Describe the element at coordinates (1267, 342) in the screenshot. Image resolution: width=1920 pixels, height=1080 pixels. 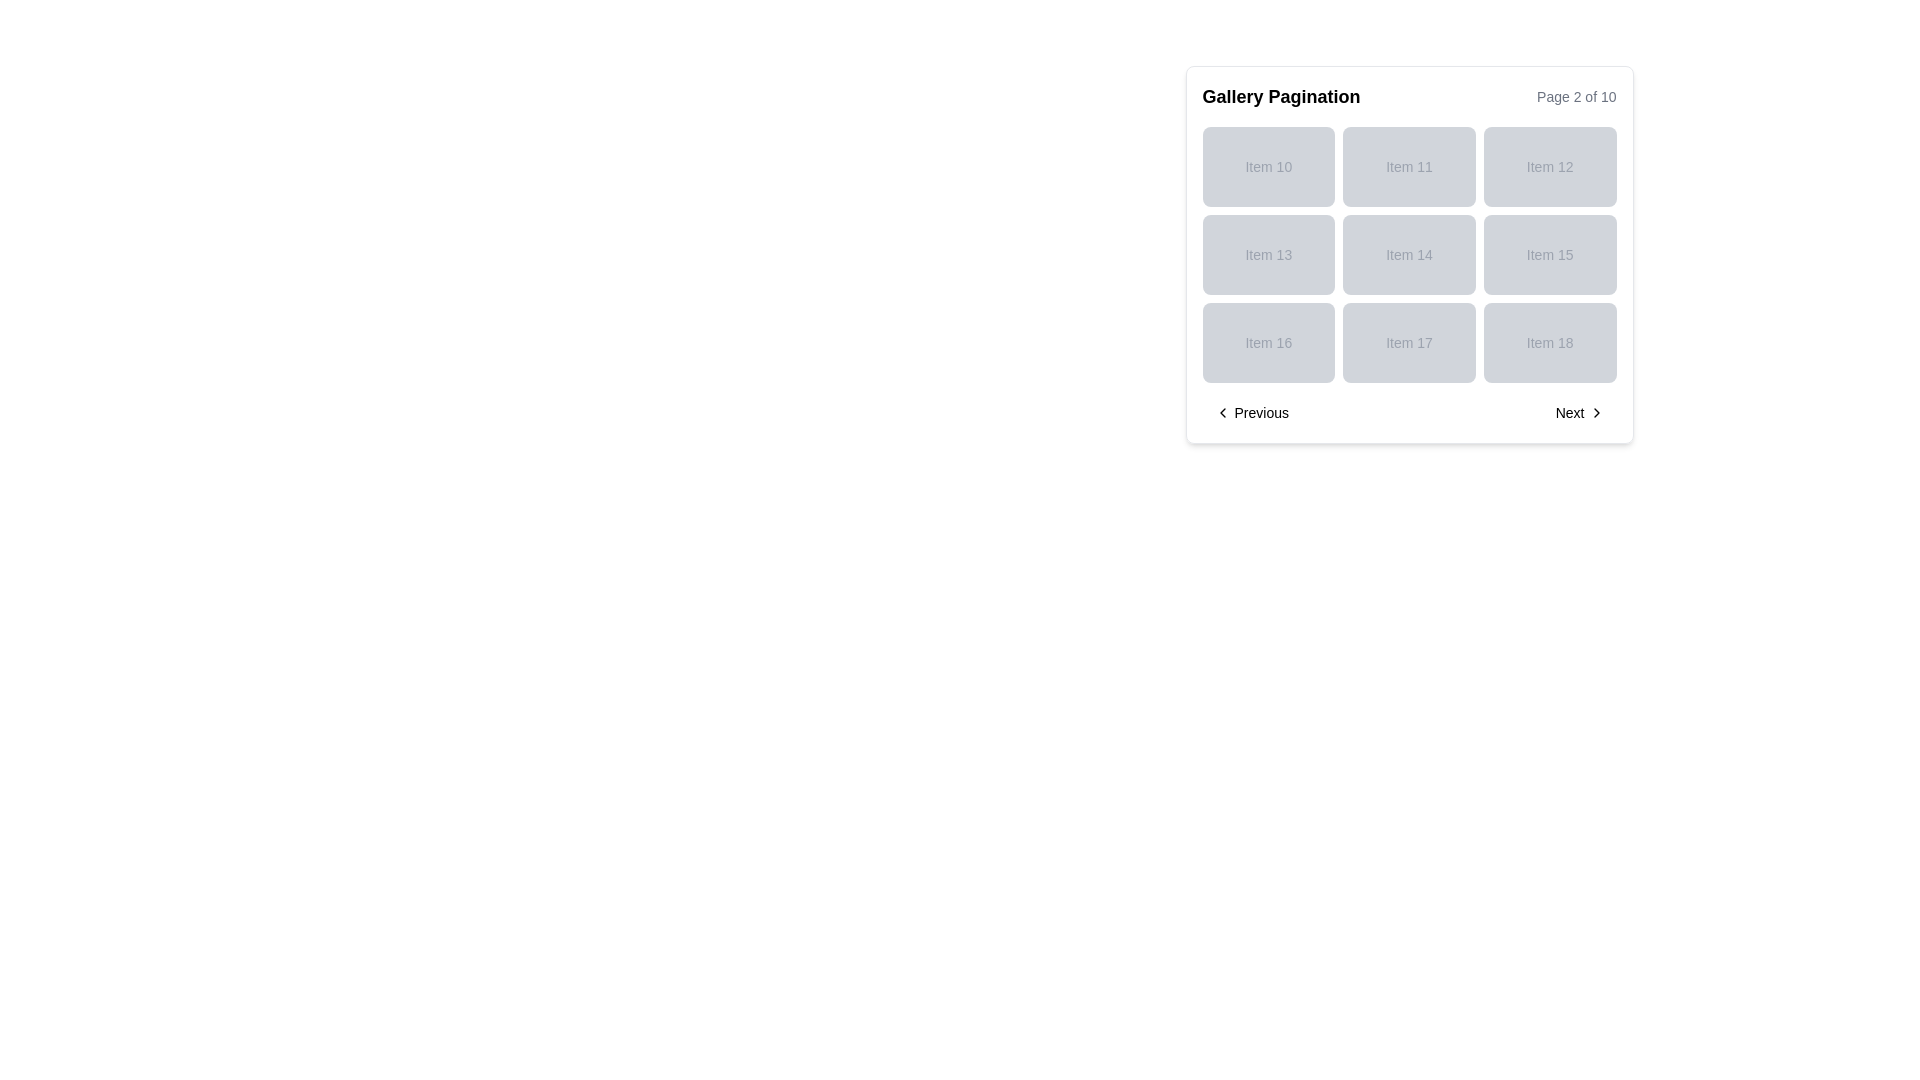
I see `the non-interactive display block labeled 'Item 16', which has a light gray background and is located in the bottom-left corner of the grid layout under 'Item 13'` at that location.